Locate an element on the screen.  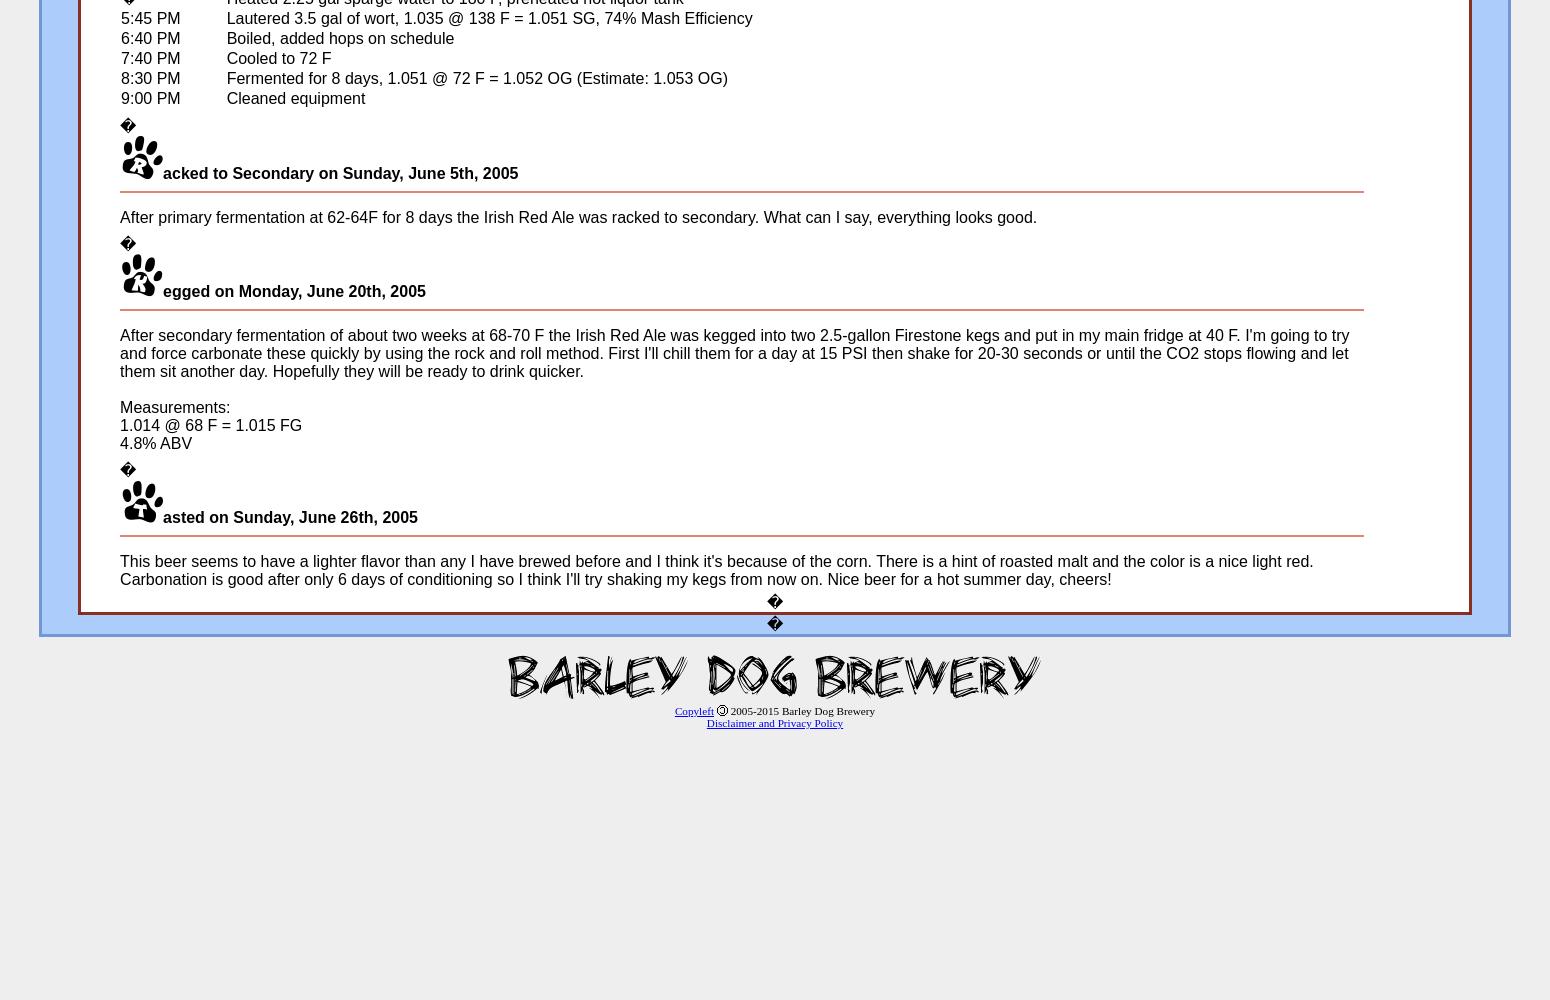
'acked to Secondary on Sunday, June 5th, 2005' is located at coordinates (162, 173).